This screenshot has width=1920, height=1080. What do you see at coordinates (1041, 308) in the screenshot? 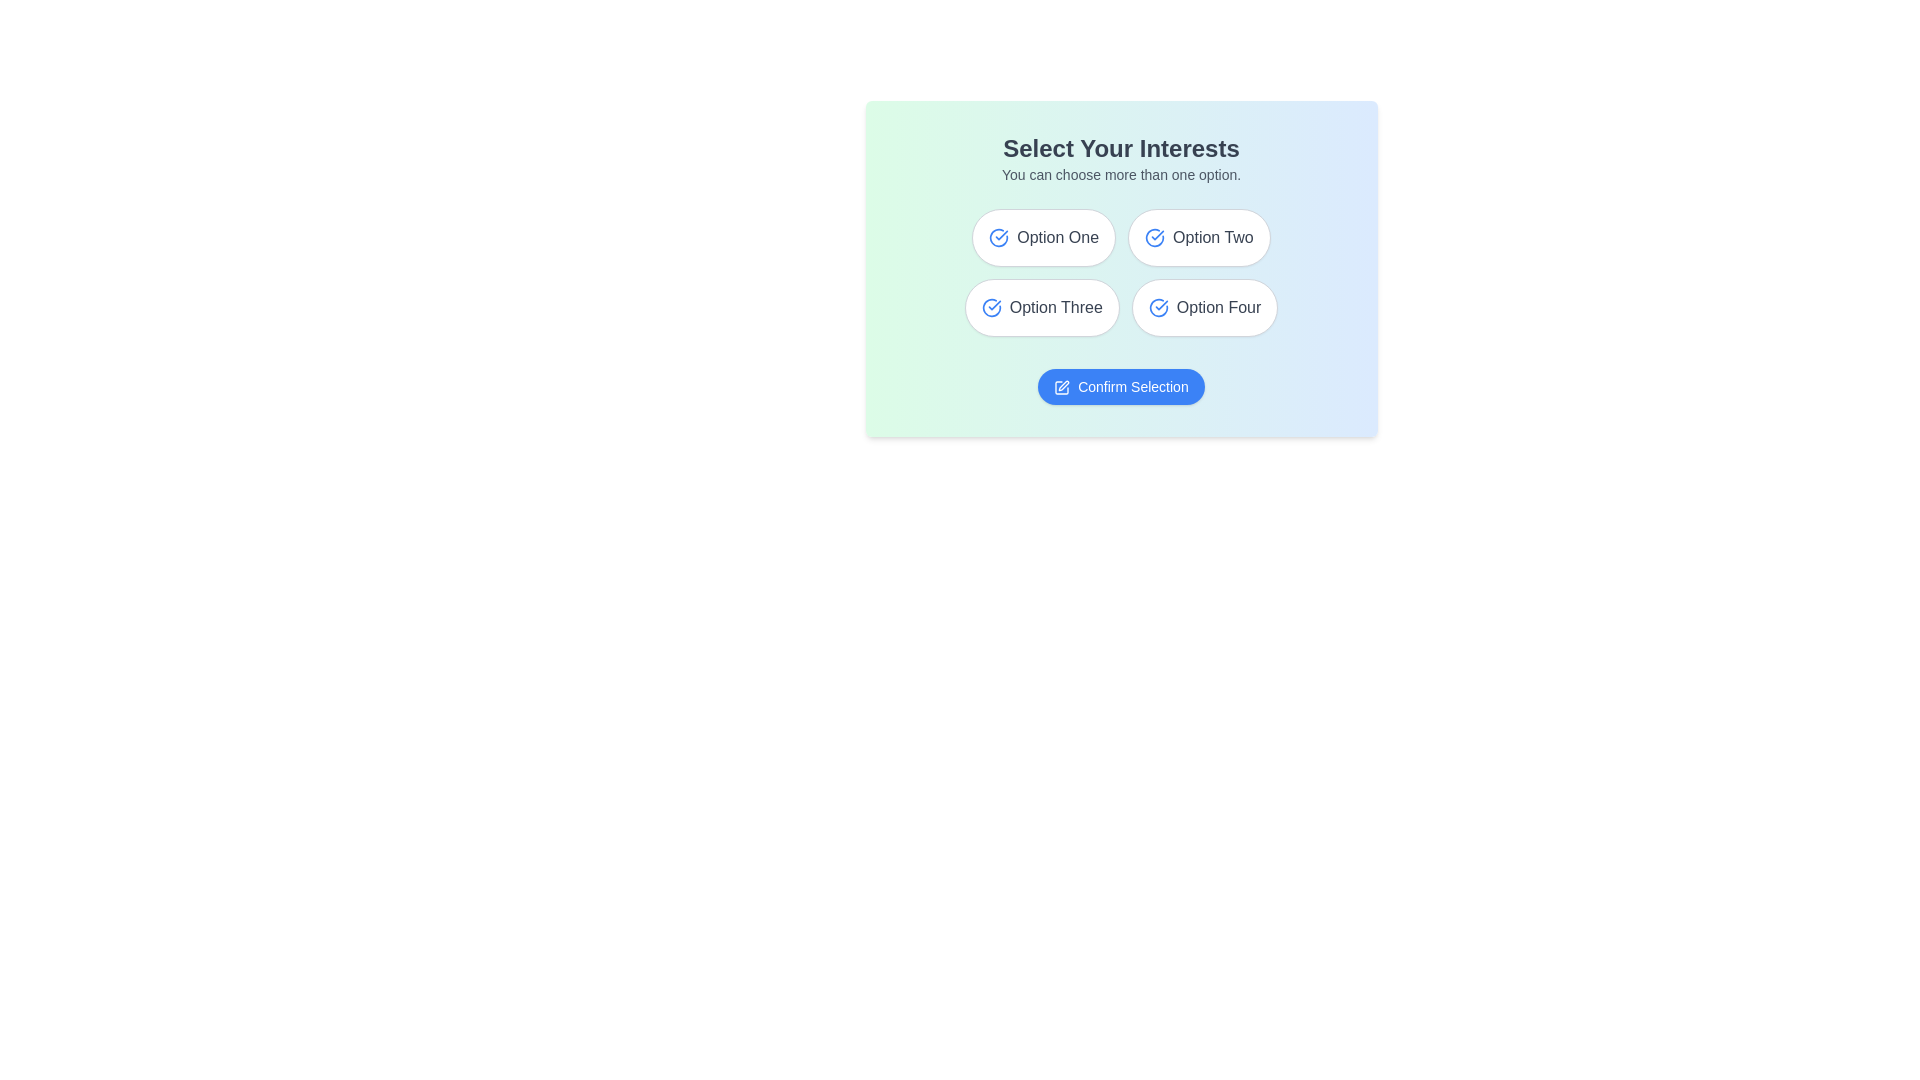
I see `the option Option Three to observe the hover effect` at bounding box center [1041, 308].